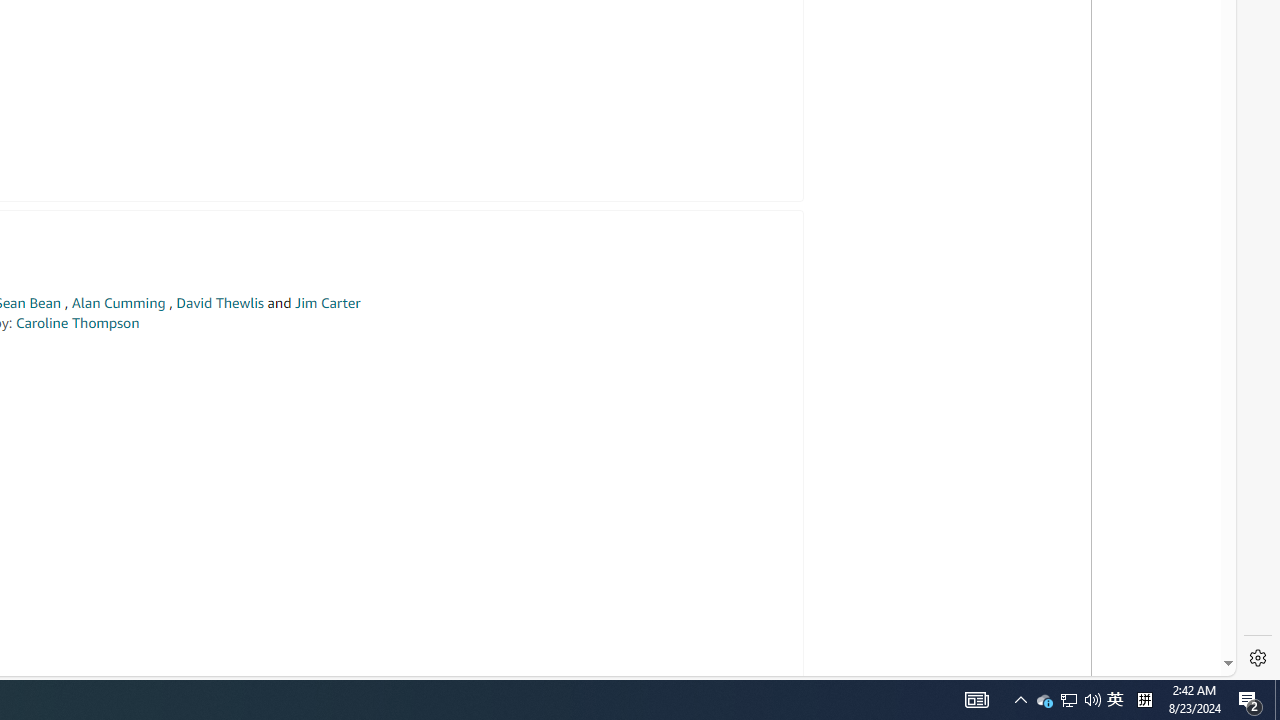 The height and width of the screenshot is (720, 1280). Describe the element at coordinates (117, 303) in the screenshot. I see `'Alan Cumming'` at that location.